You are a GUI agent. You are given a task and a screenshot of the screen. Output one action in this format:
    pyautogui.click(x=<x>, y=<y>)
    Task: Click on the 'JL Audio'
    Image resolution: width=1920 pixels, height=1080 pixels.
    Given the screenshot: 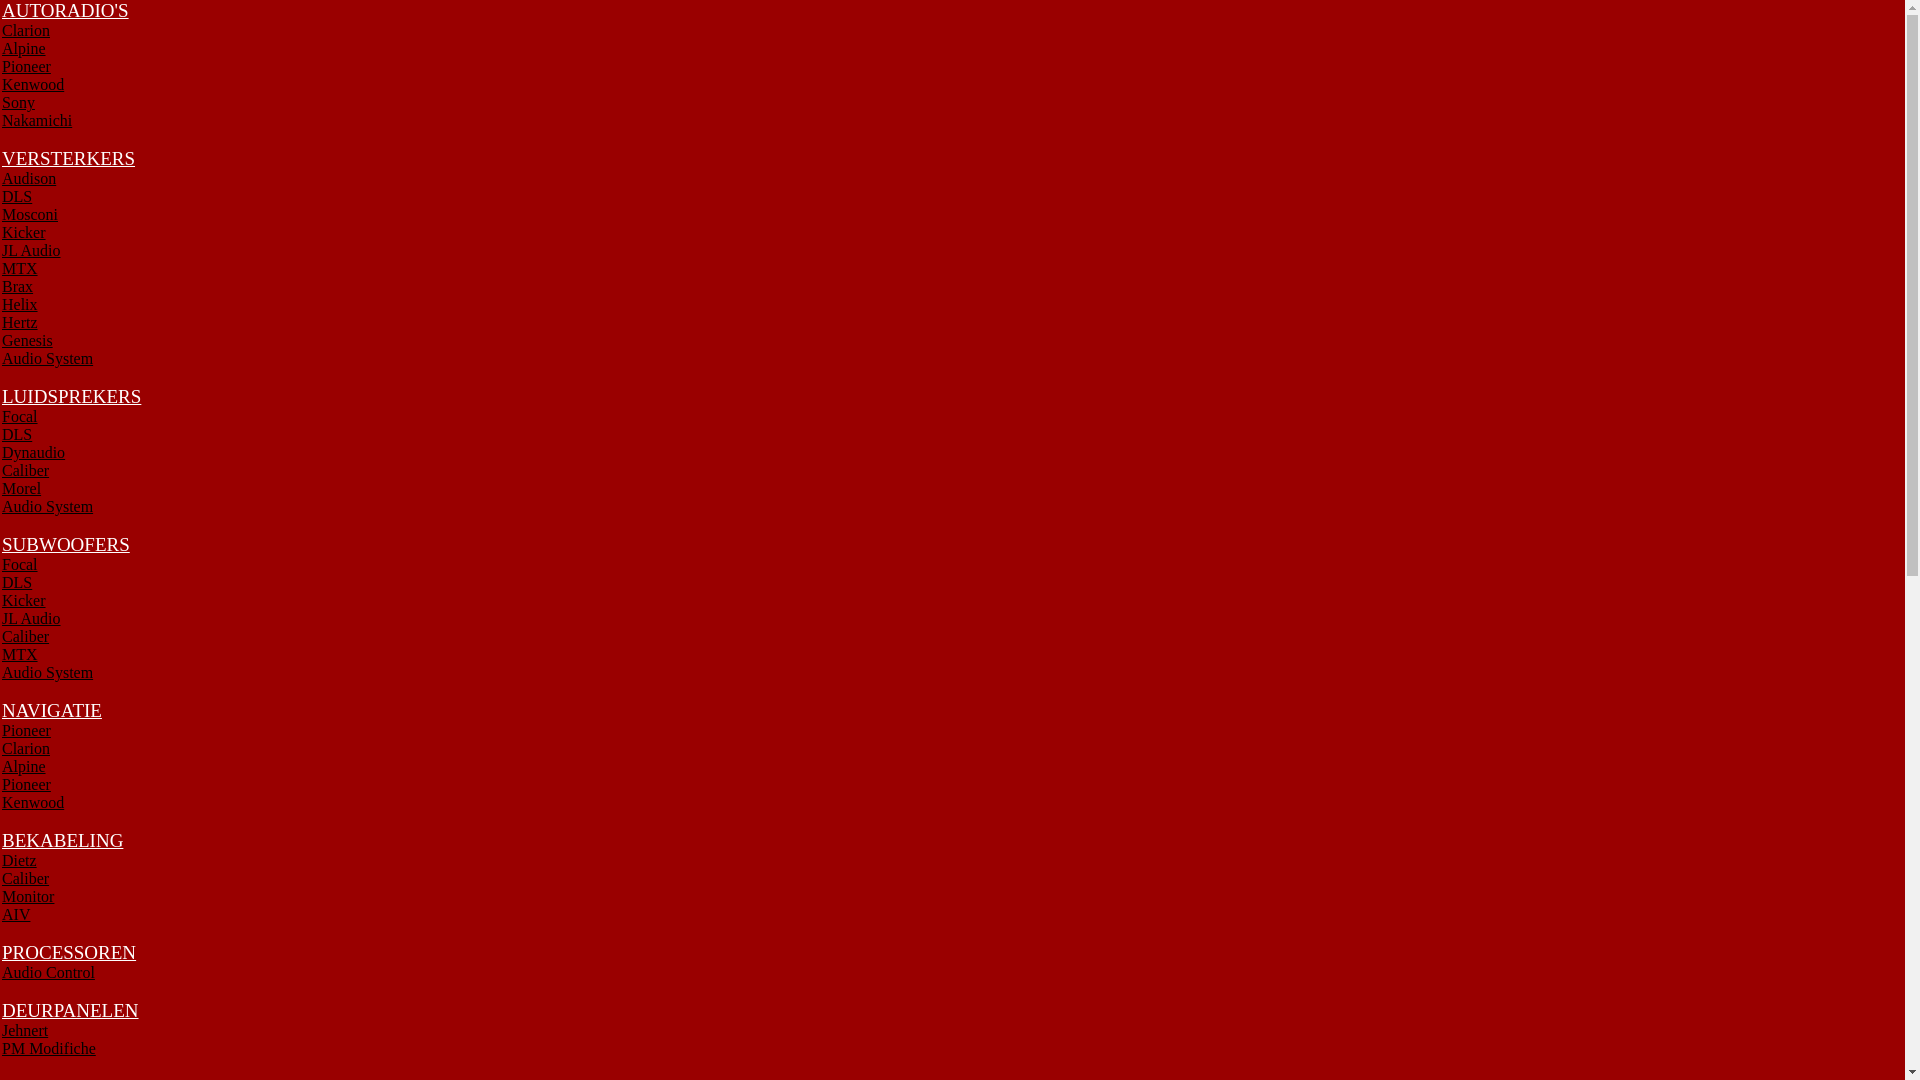 What is the action you would take?
    pyautogui.click(x=31, y=249)
    